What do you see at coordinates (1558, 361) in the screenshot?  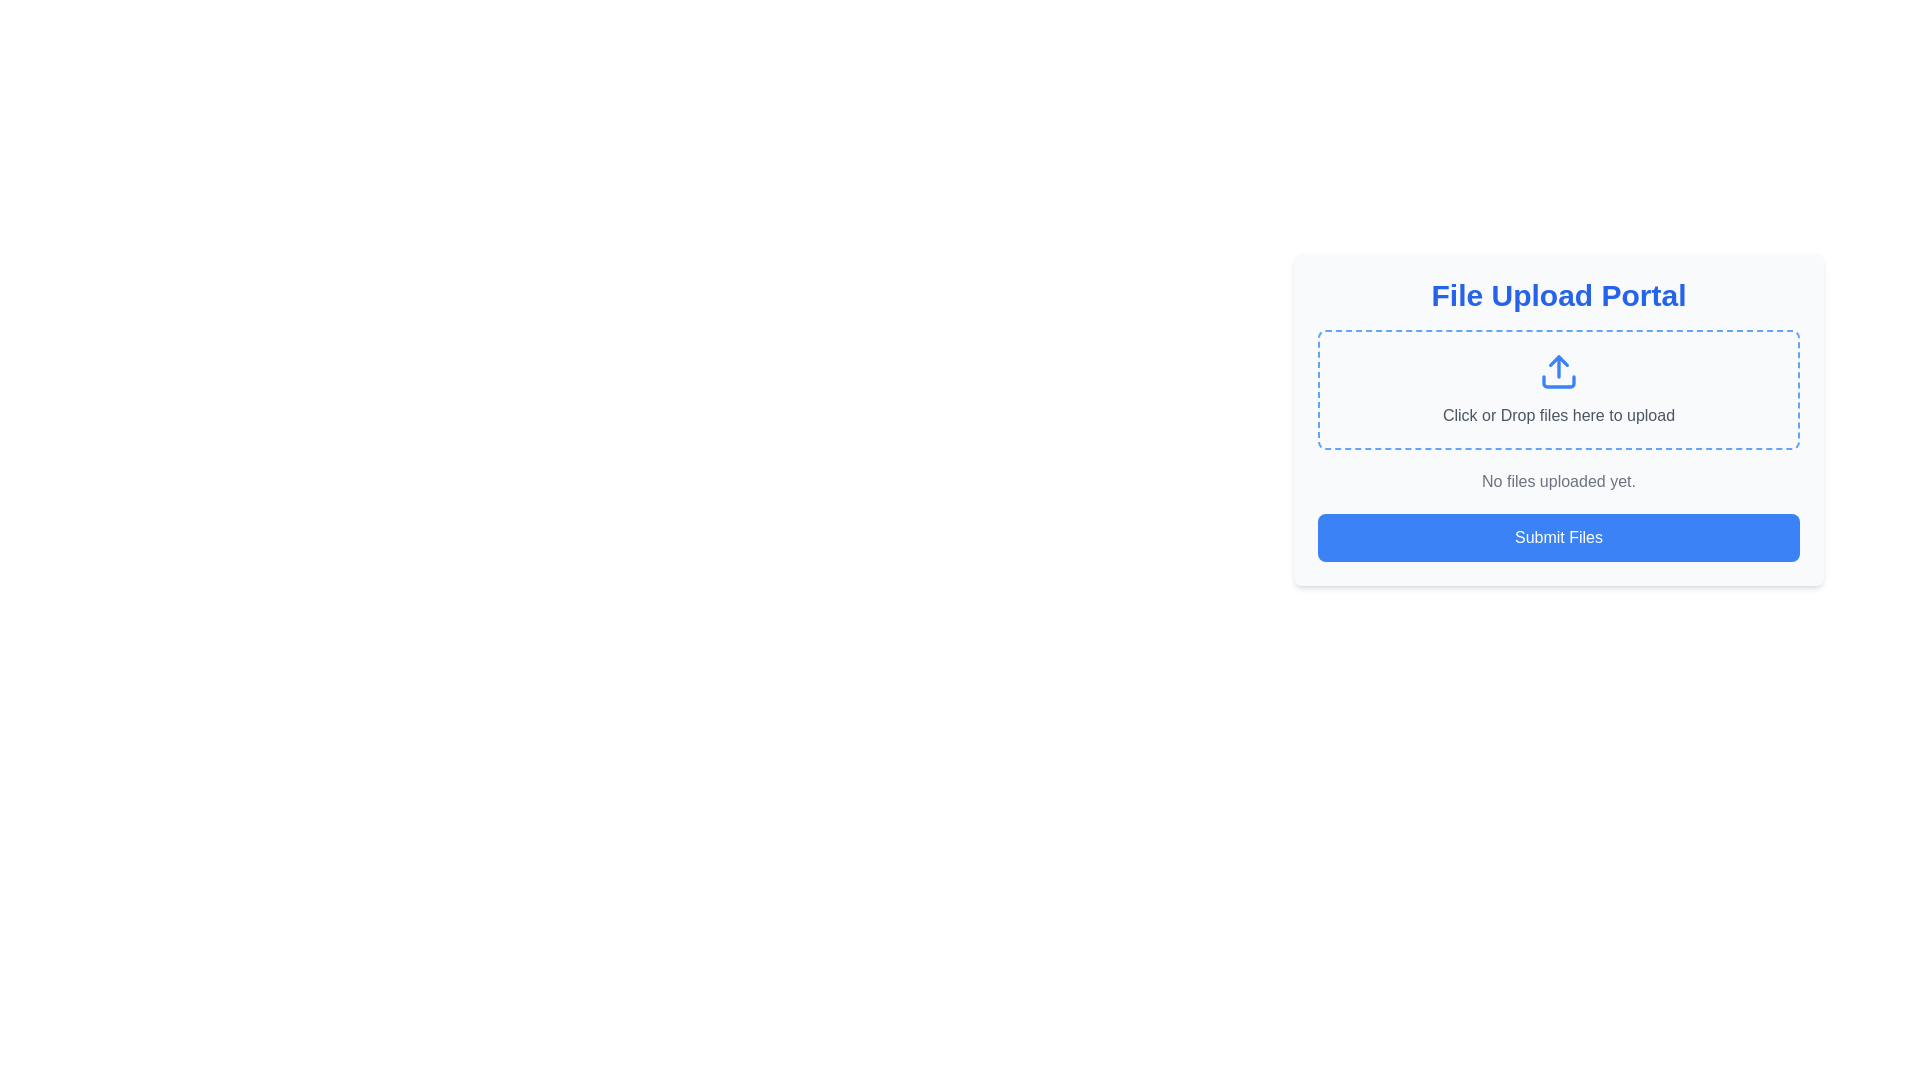 I see `the upward-pointing arrow polygon graphic element within the blue outlined upload icon in the center of the file upload interface` at bounding box center [1558, 361].